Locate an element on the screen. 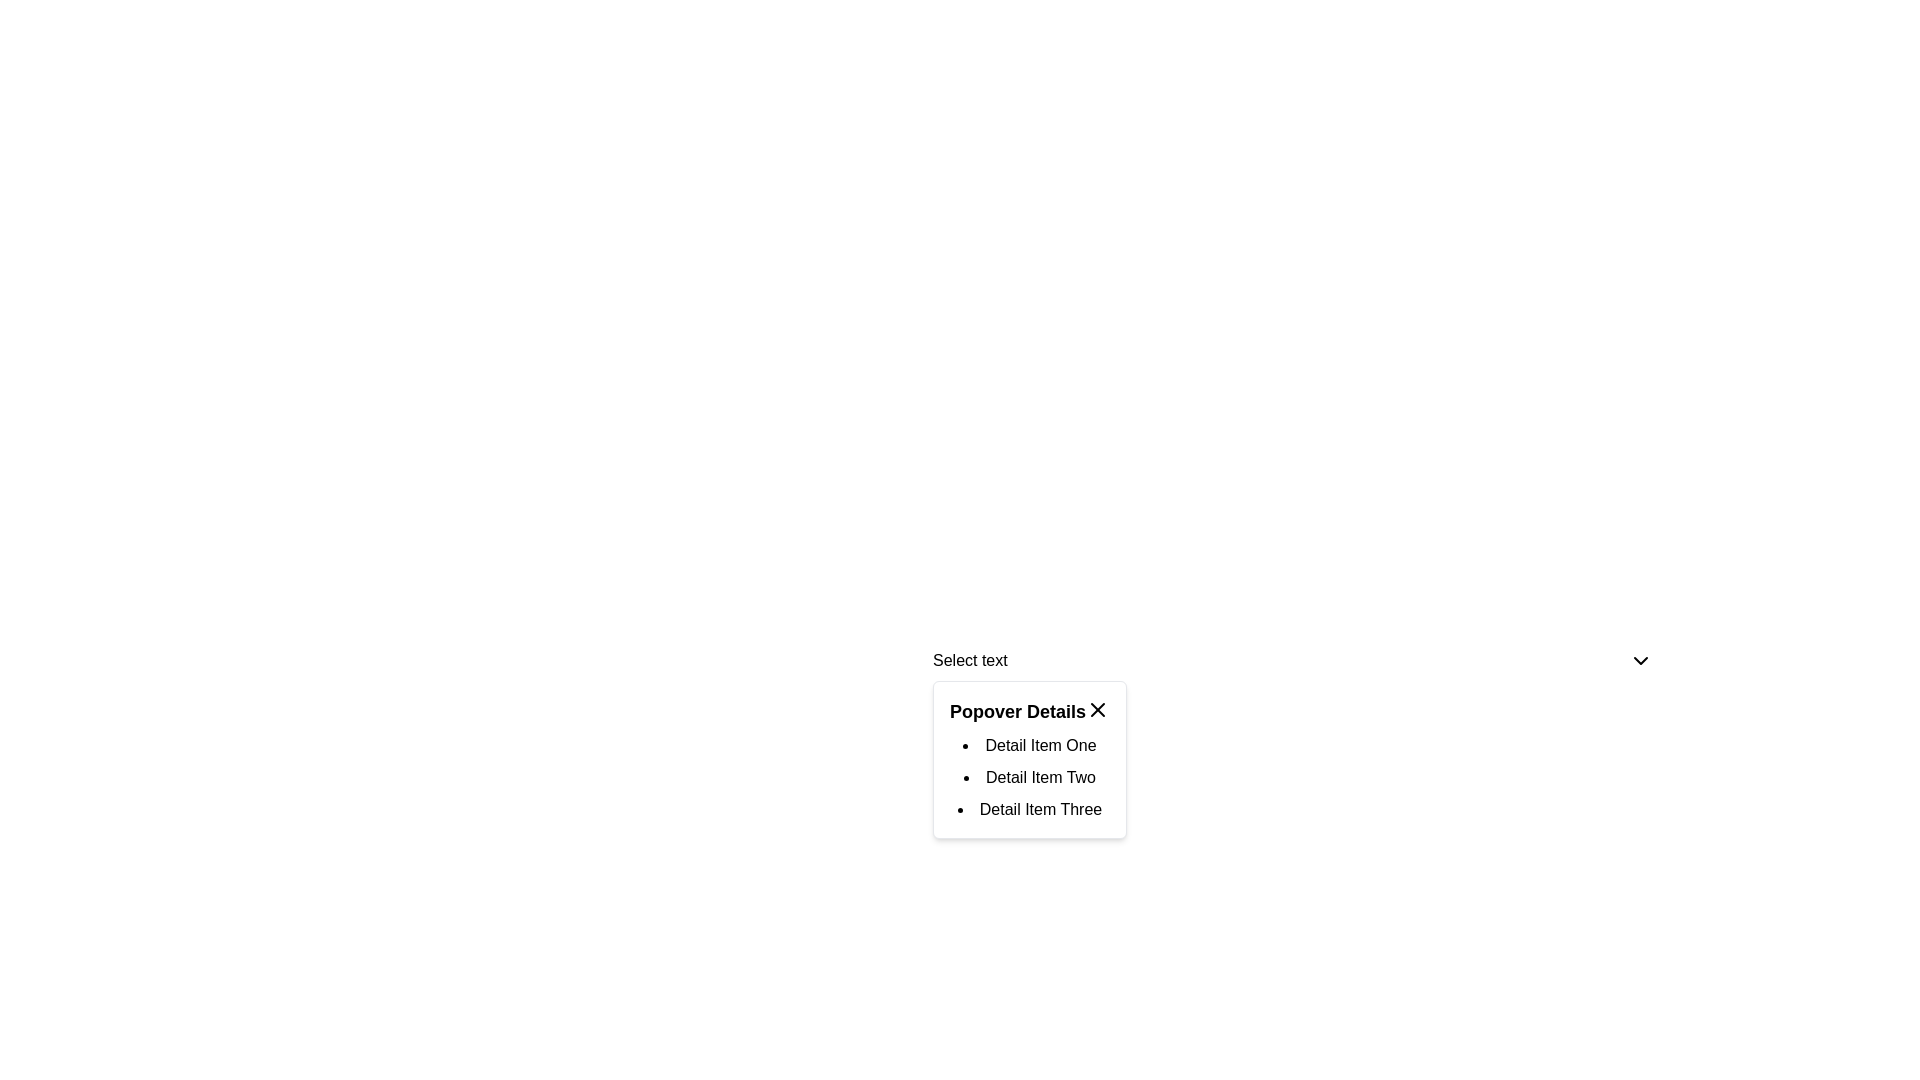 The image size is (1920, 1080). the text item reading 'Detail Item Two' by clicking on it in the bulleted list within the 'Popover Details' panel is located at coordinates (1030, 777).